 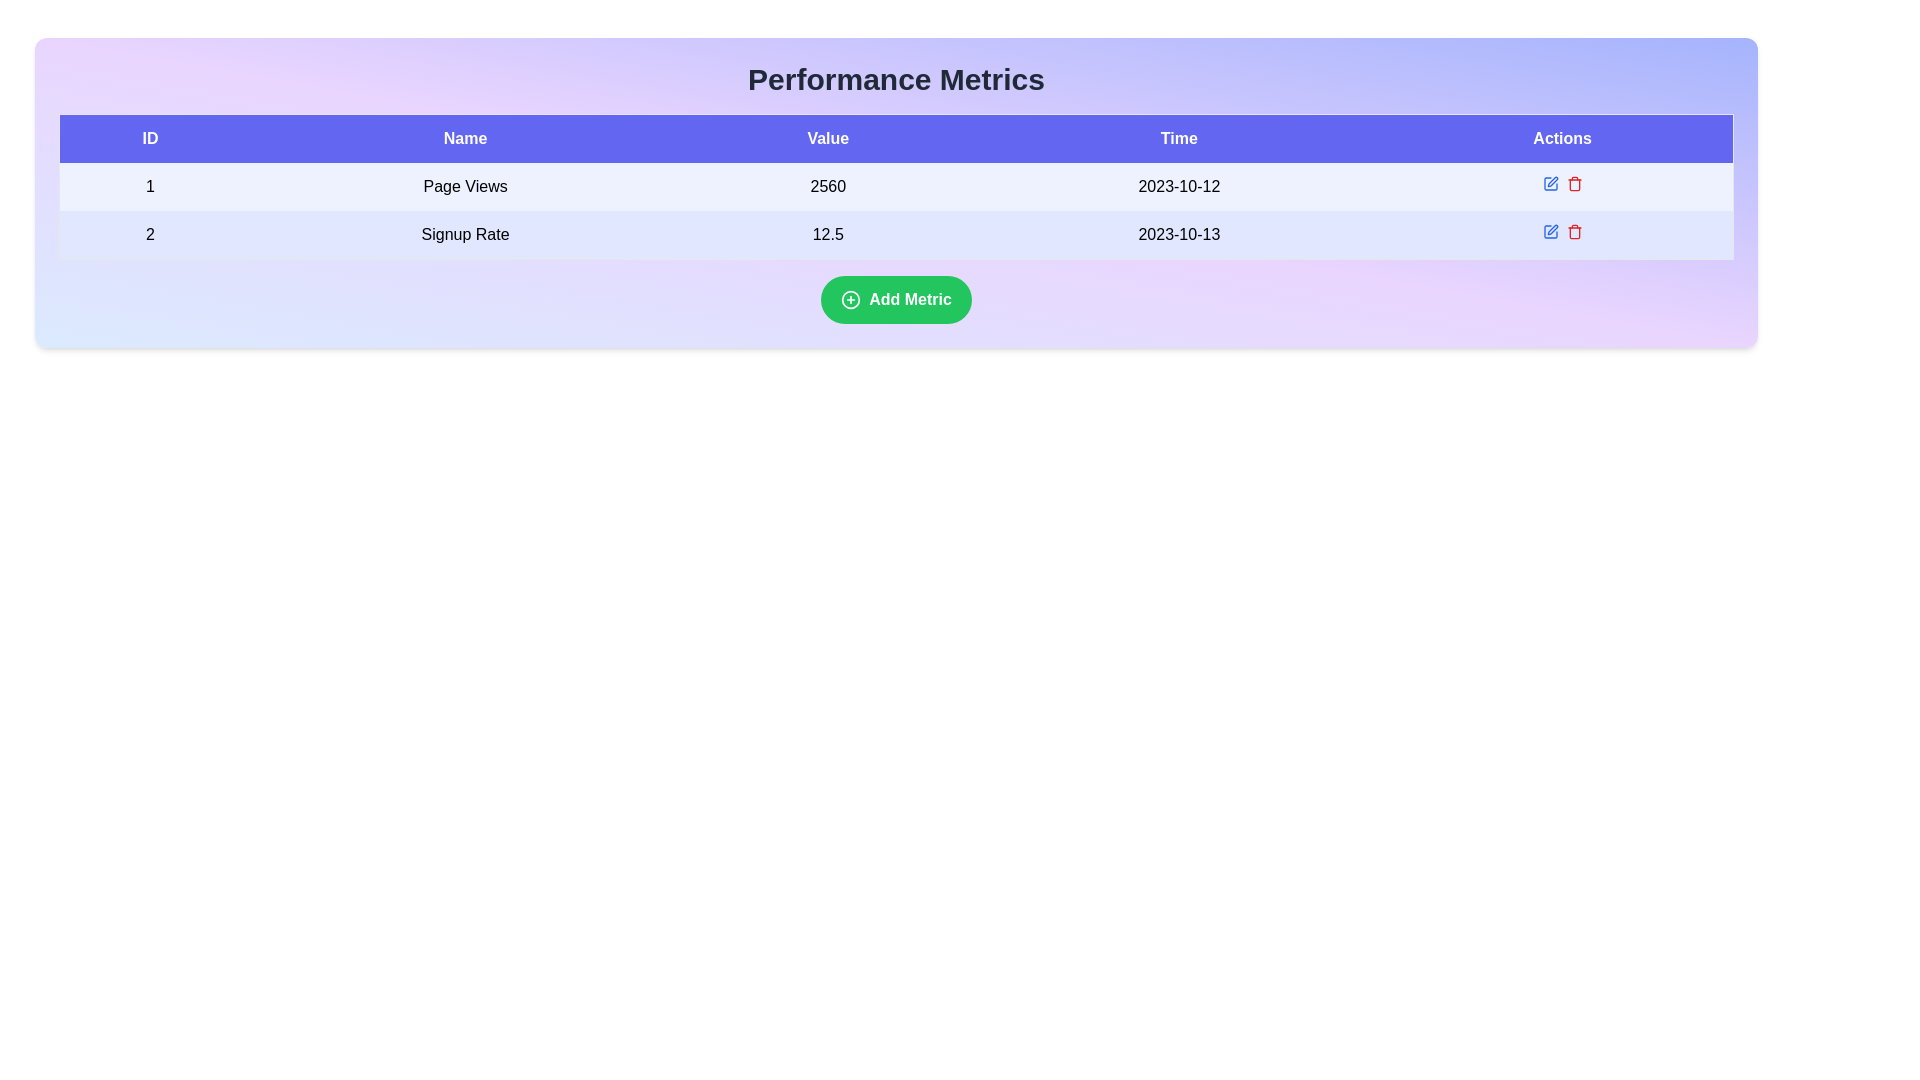 I want to click on the pencil-like icon in the 'Actions' column of the second row of the 'Performance Metrics' table, so click(x=1551, y=229).